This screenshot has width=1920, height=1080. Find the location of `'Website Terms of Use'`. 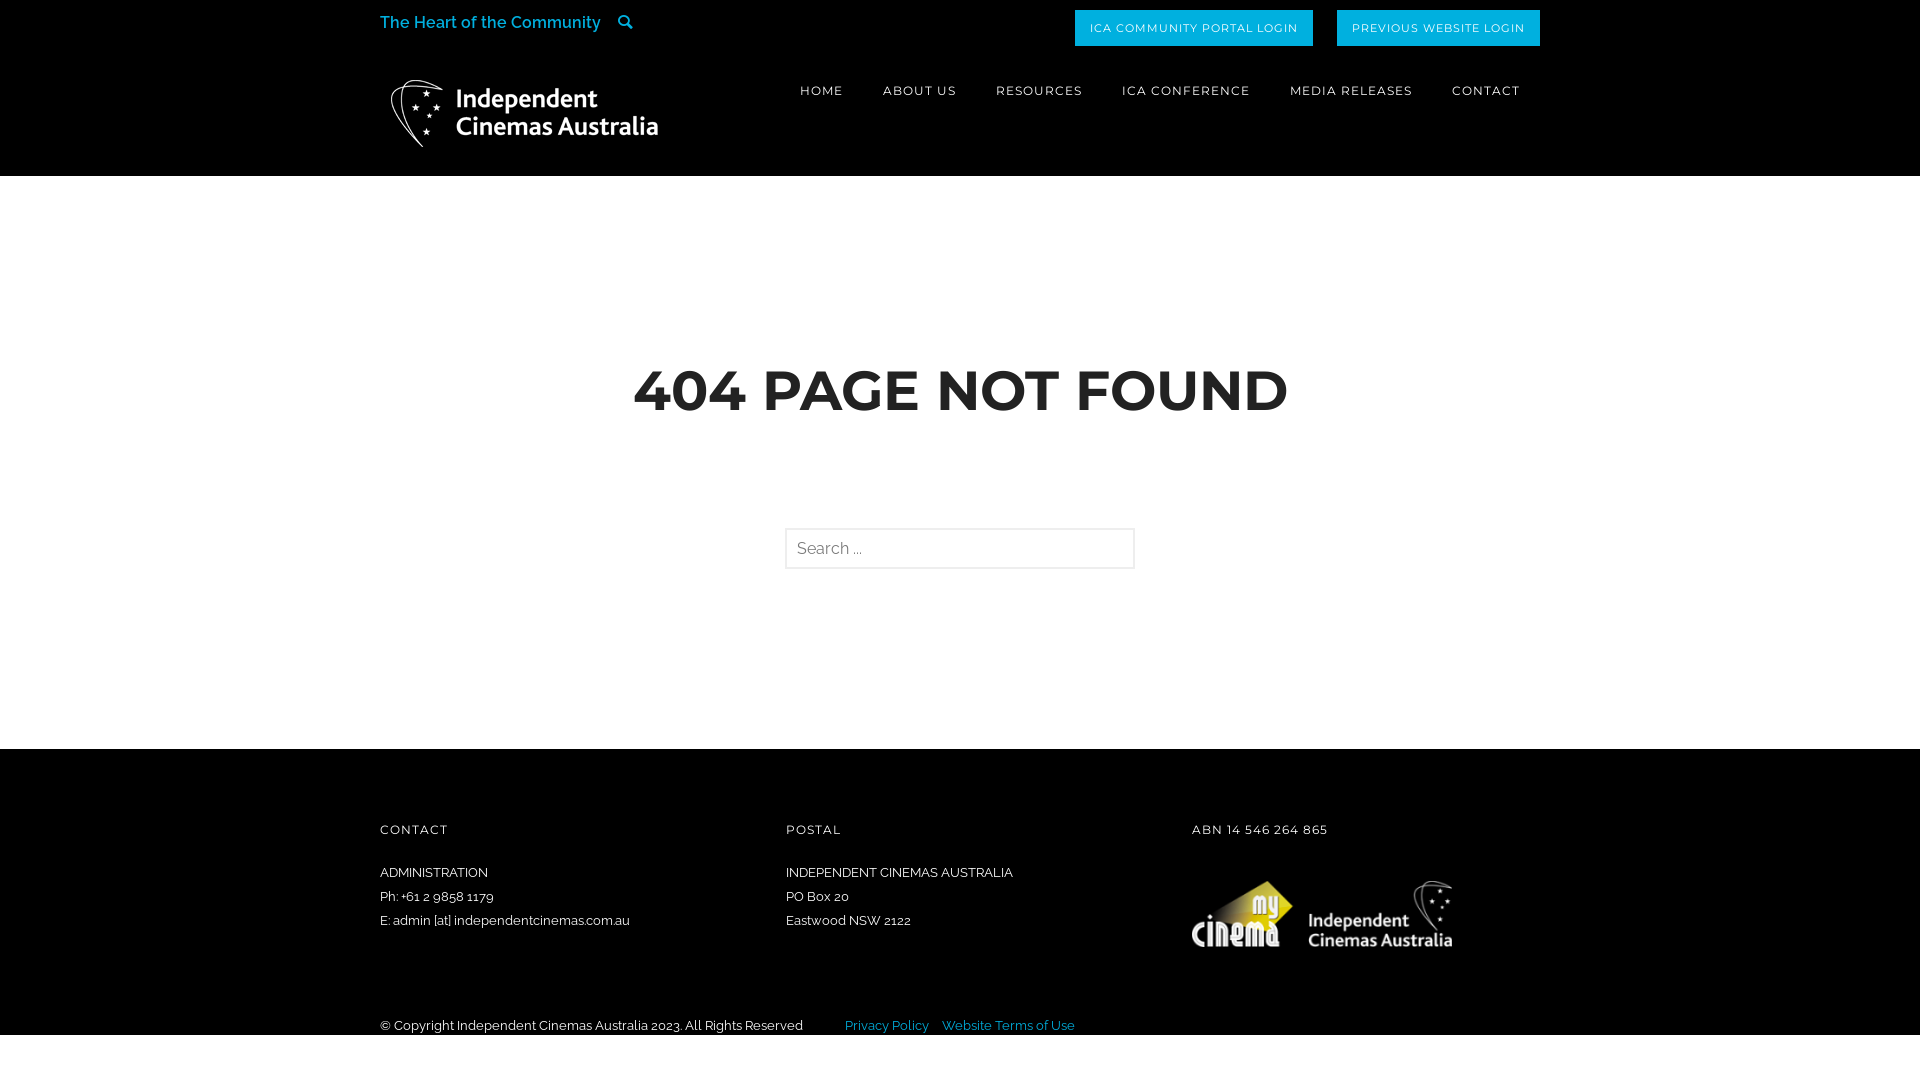

'Website Terms of Use' is located at coordinates (1008, 1025).